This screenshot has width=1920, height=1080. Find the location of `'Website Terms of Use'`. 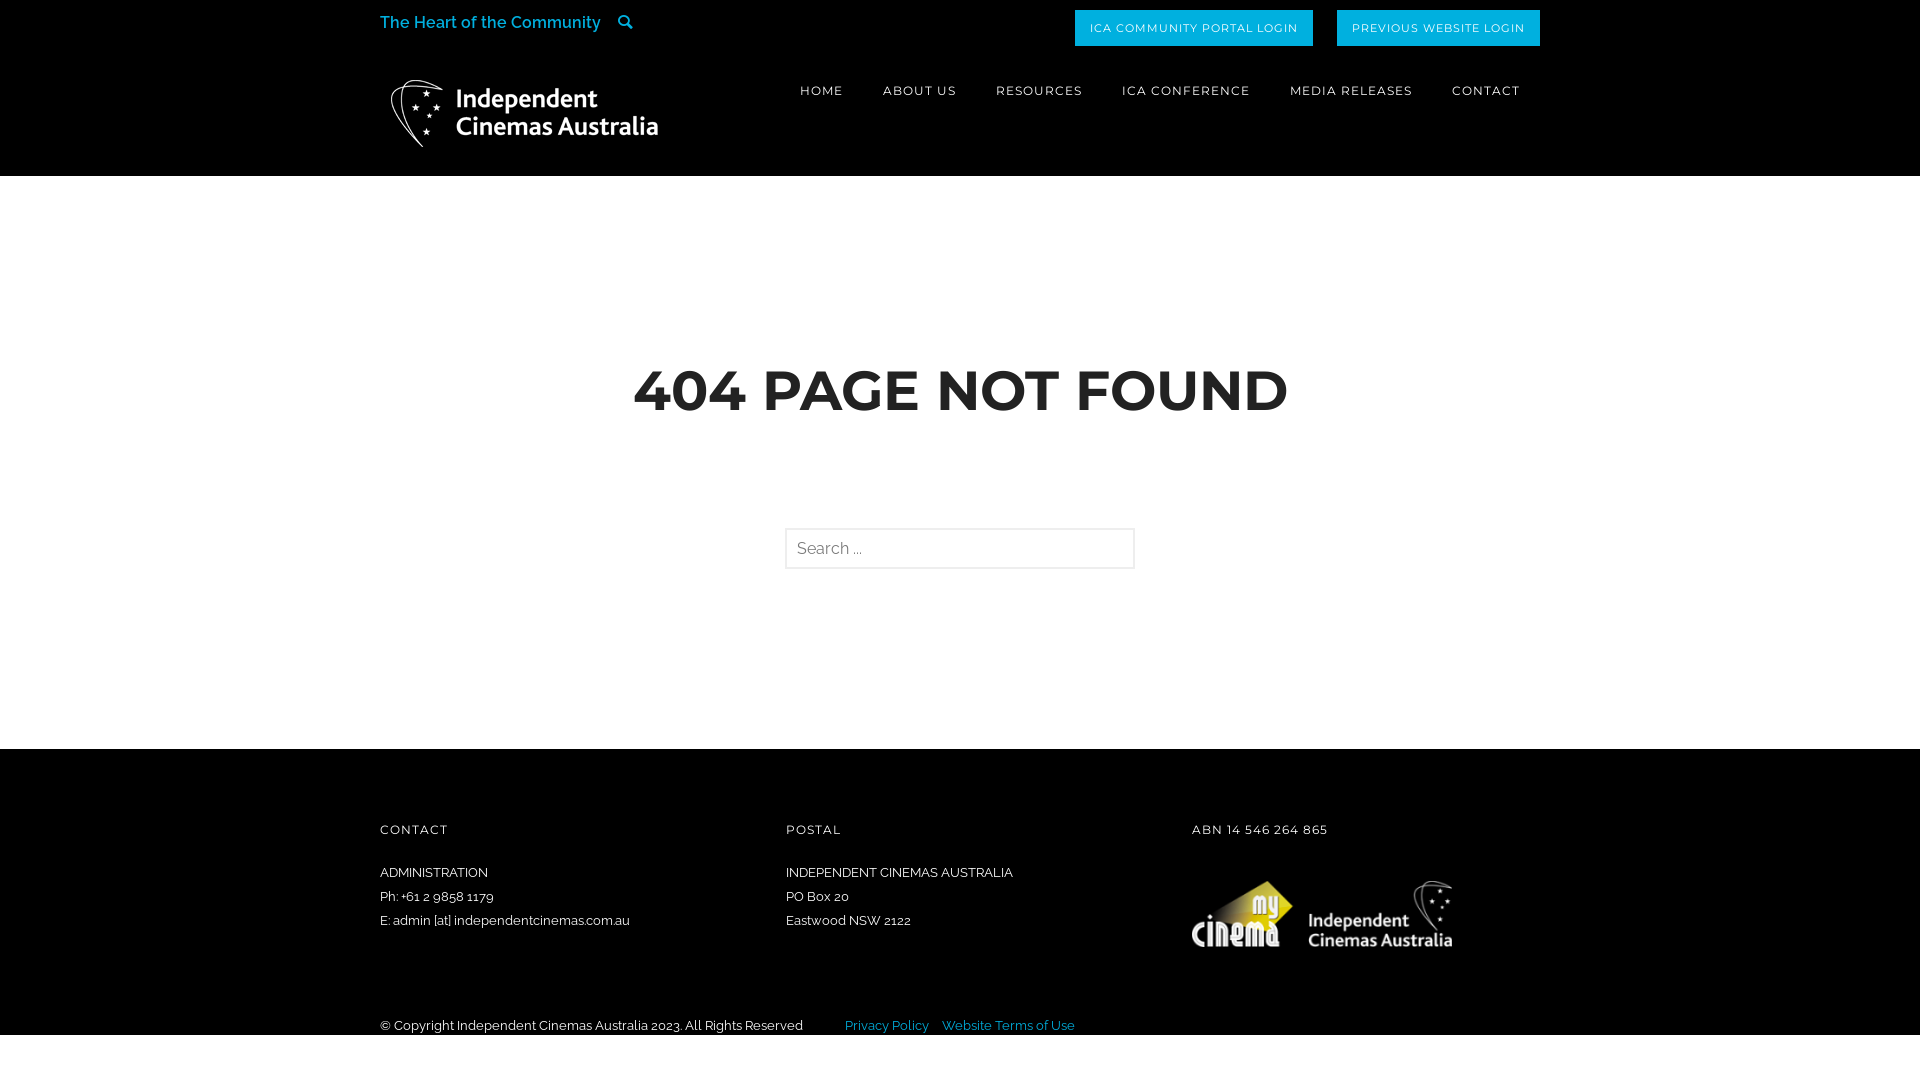

'Website Terms of Use' is located at coordinates (1008, 1025).